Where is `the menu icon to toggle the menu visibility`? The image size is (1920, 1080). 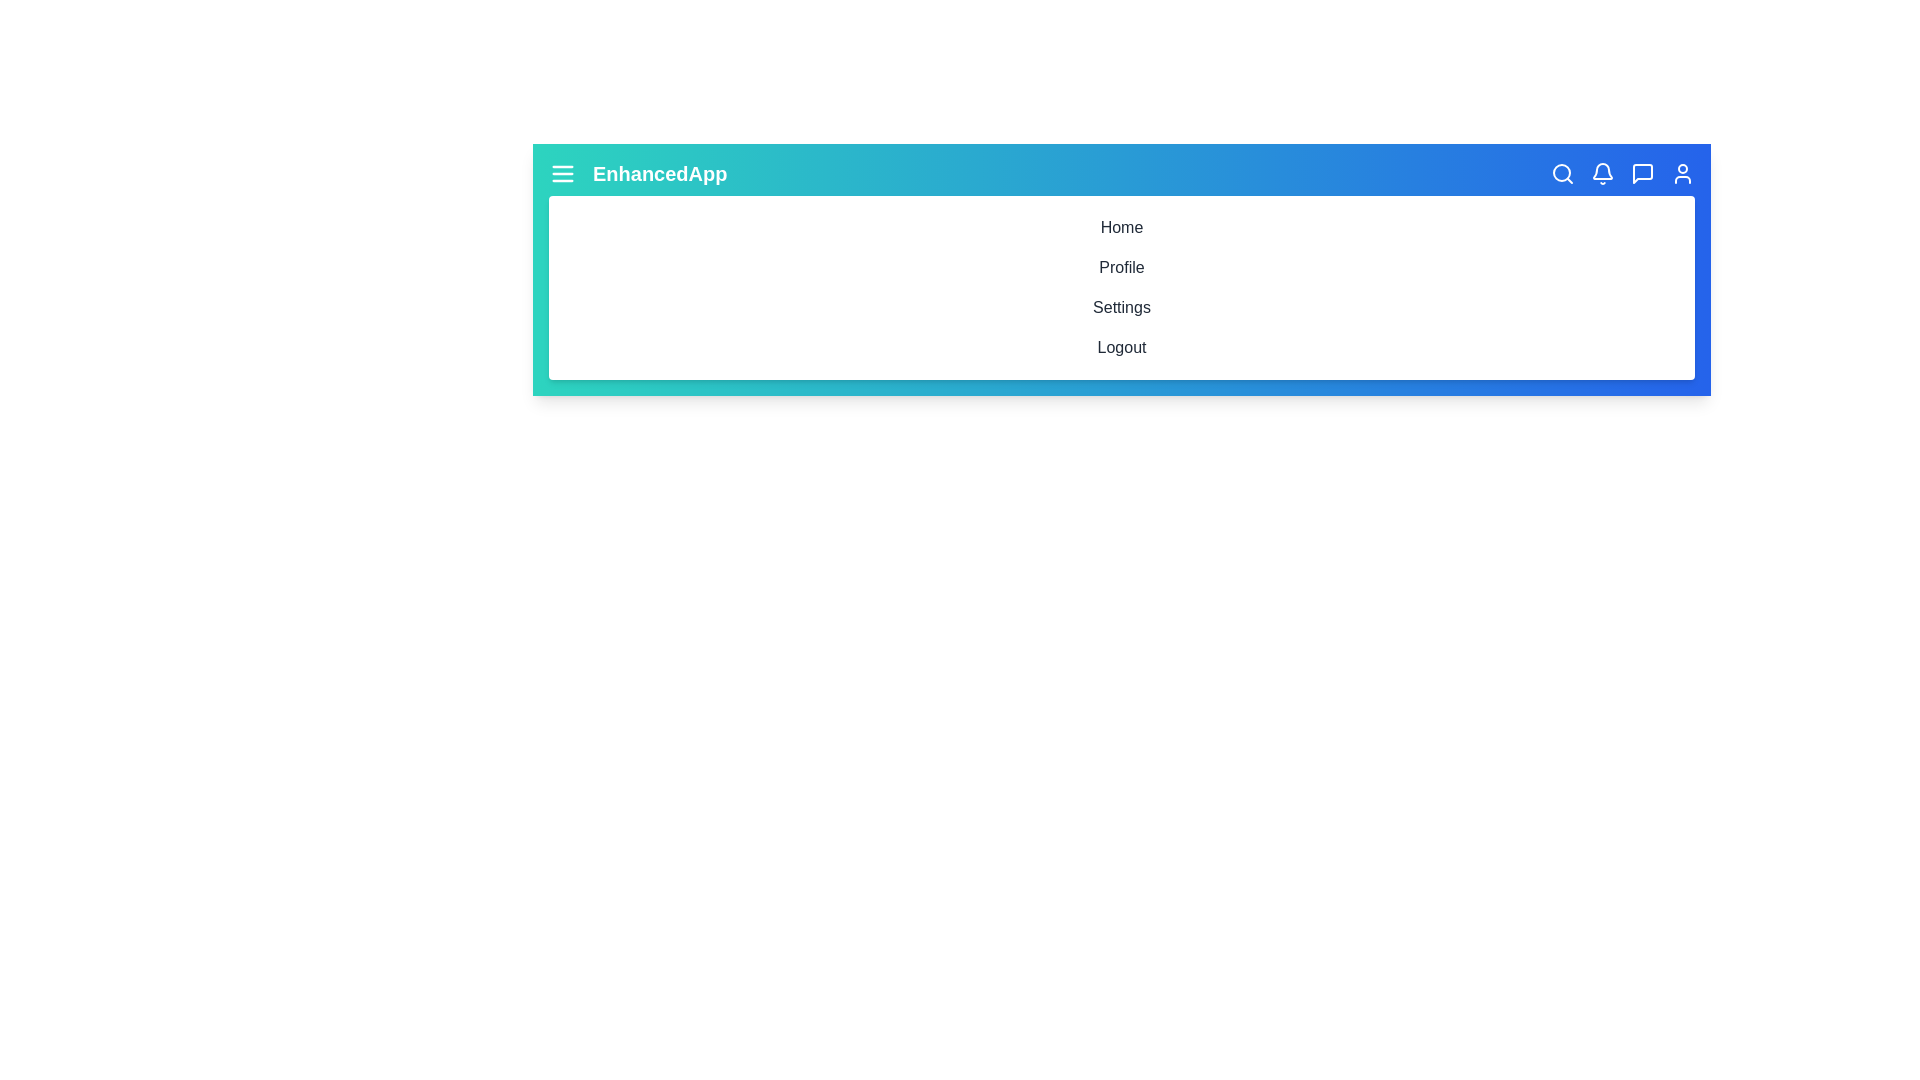
the menu icon to toggle the menu visibility is located at coordinates (561, 172).